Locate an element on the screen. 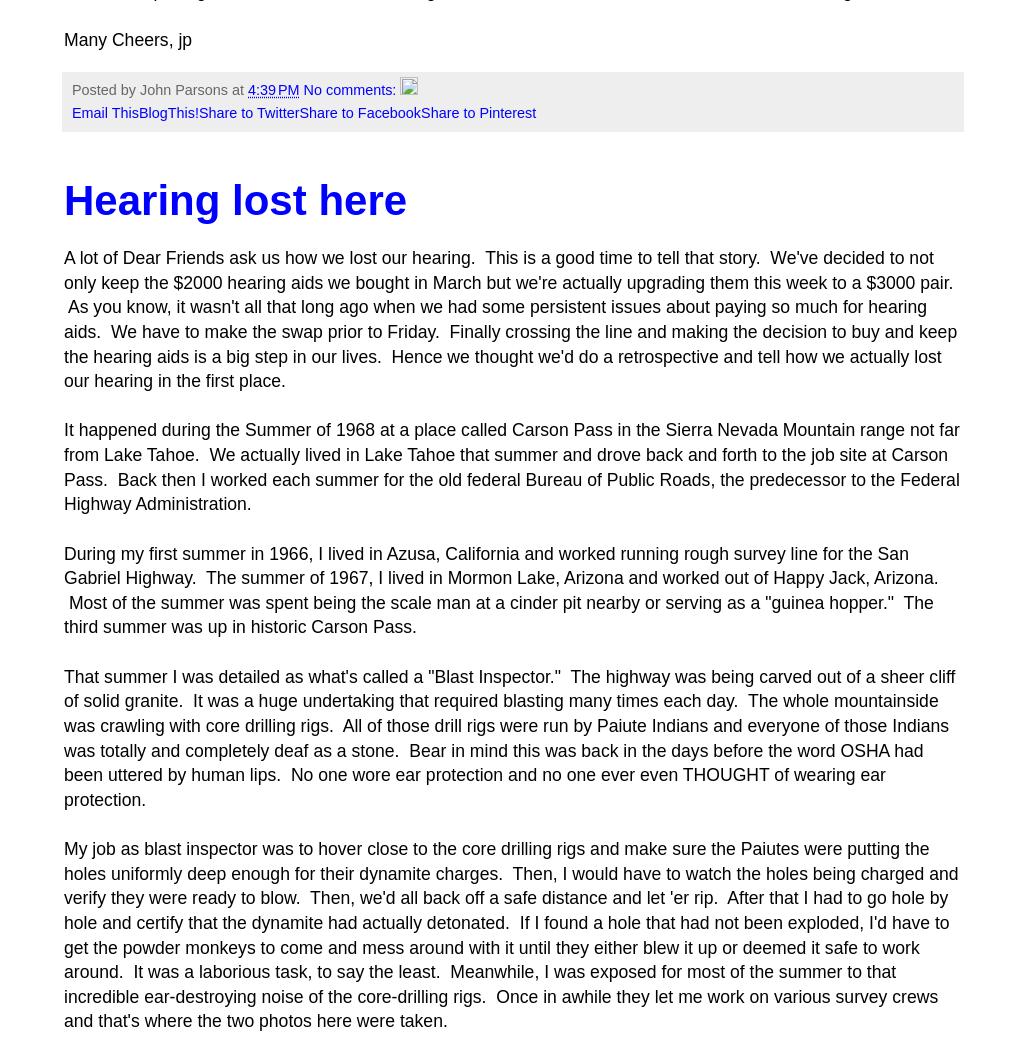  'Posted by' is located at coordinates (104, 89).